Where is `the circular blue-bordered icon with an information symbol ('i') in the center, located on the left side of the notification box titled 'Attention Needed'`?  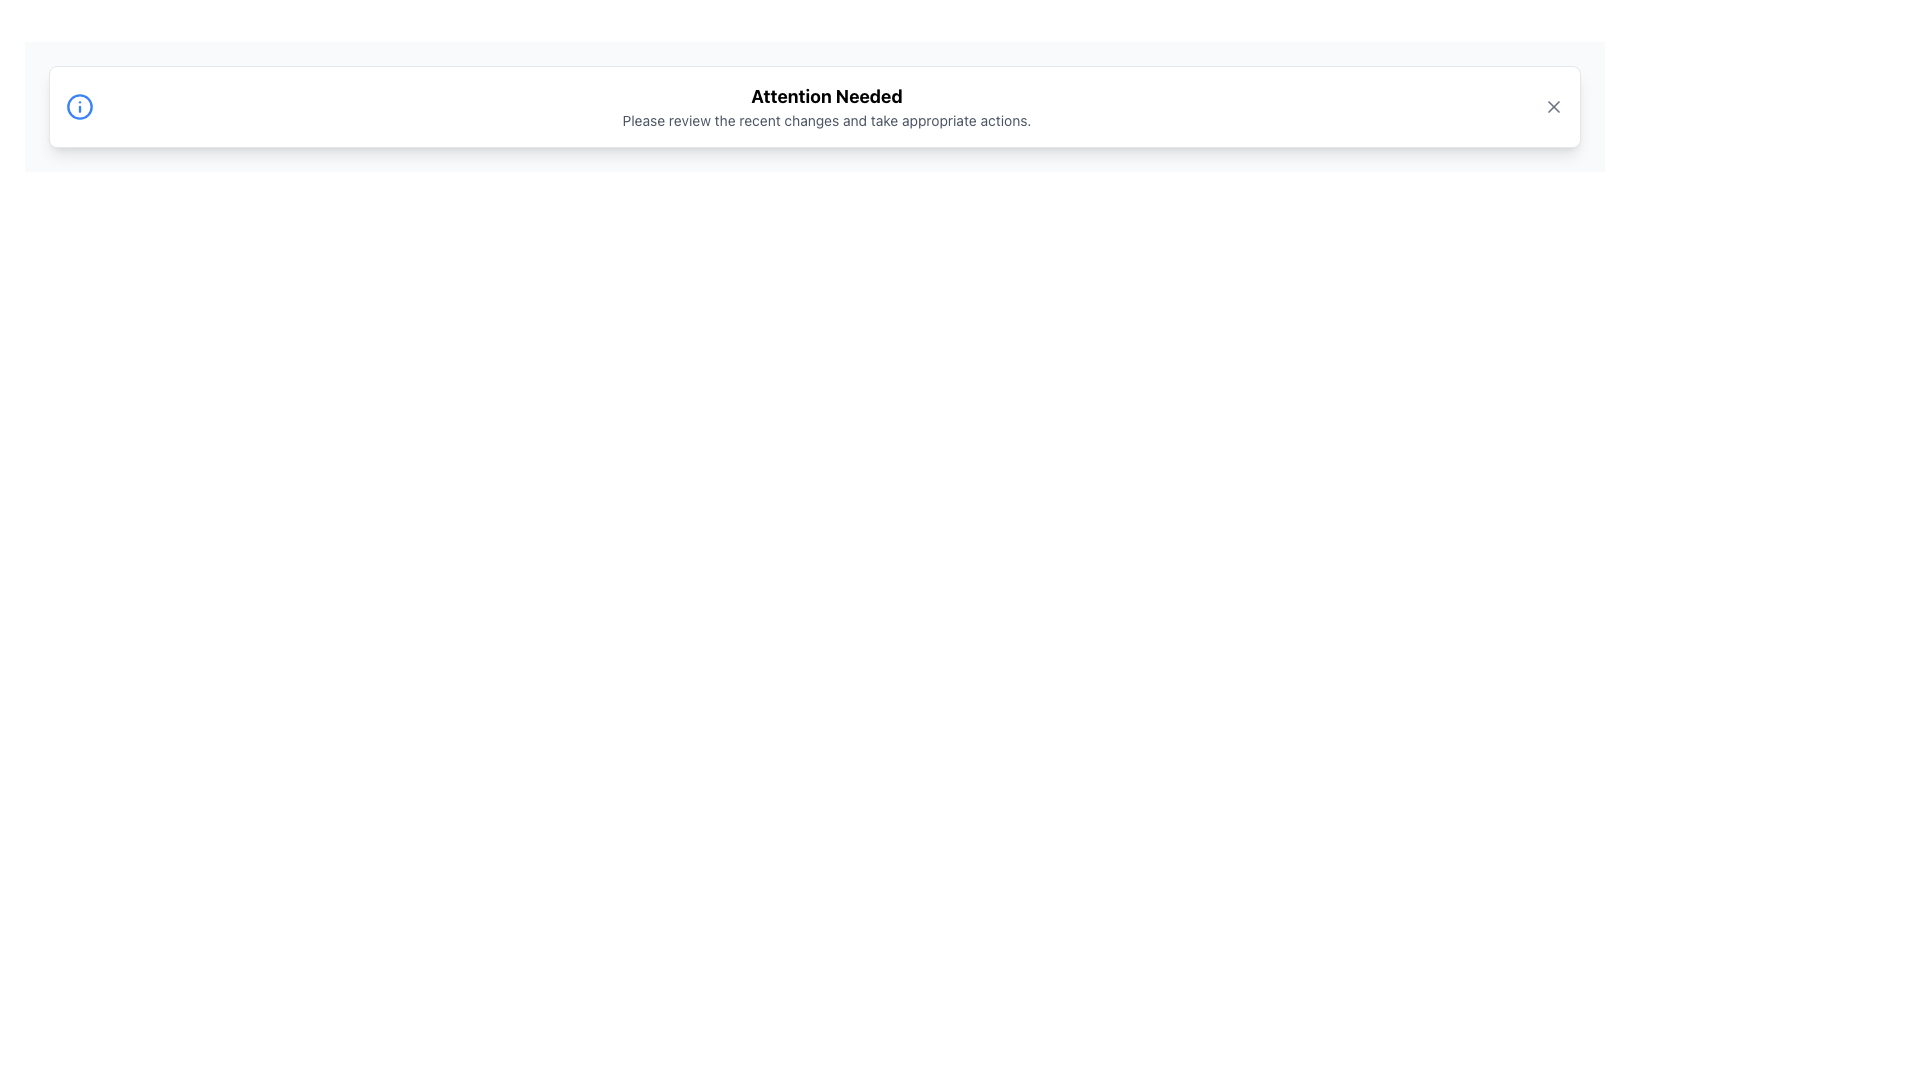 the circular blue-bordered icon with an information symbol ('i') in the center, located on the left side of the notification box titled 'Attention Needed' is located at coordinates (80, 107).